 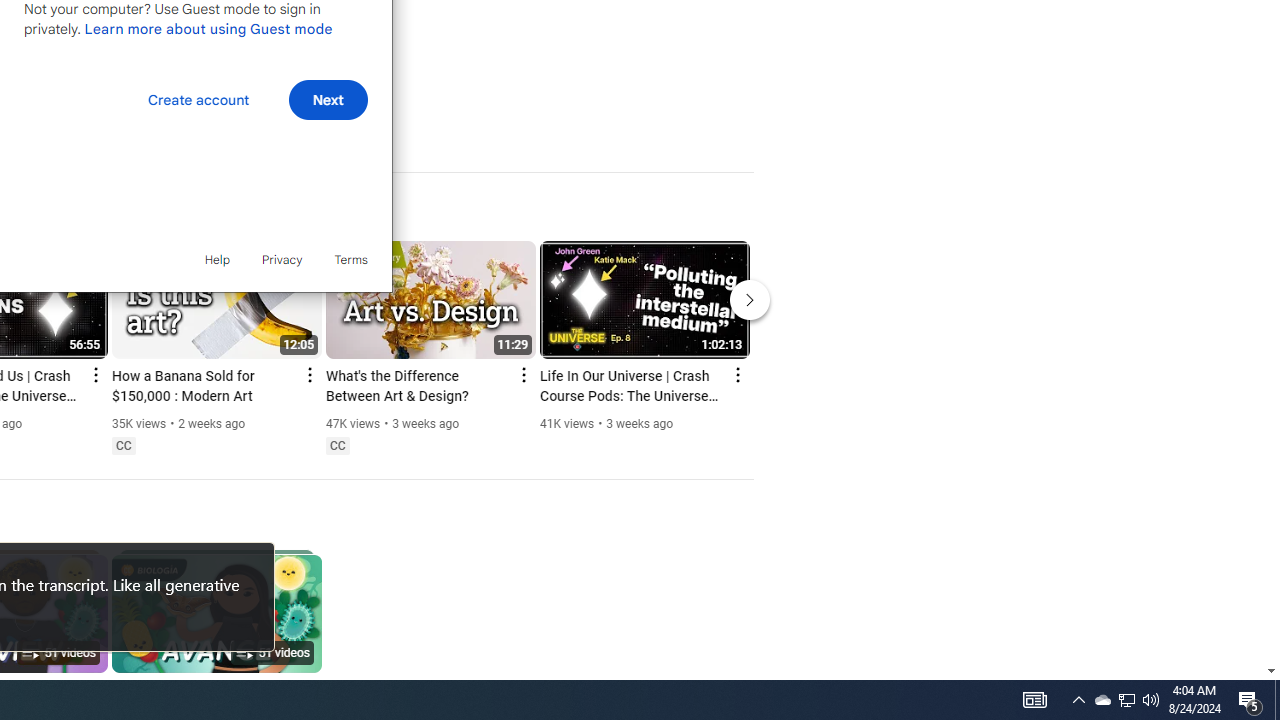 What do you see at coordinates (1078, 698) in the screenshot?
I see `'Notification Chevron'` at bounding box center [1078, 698].